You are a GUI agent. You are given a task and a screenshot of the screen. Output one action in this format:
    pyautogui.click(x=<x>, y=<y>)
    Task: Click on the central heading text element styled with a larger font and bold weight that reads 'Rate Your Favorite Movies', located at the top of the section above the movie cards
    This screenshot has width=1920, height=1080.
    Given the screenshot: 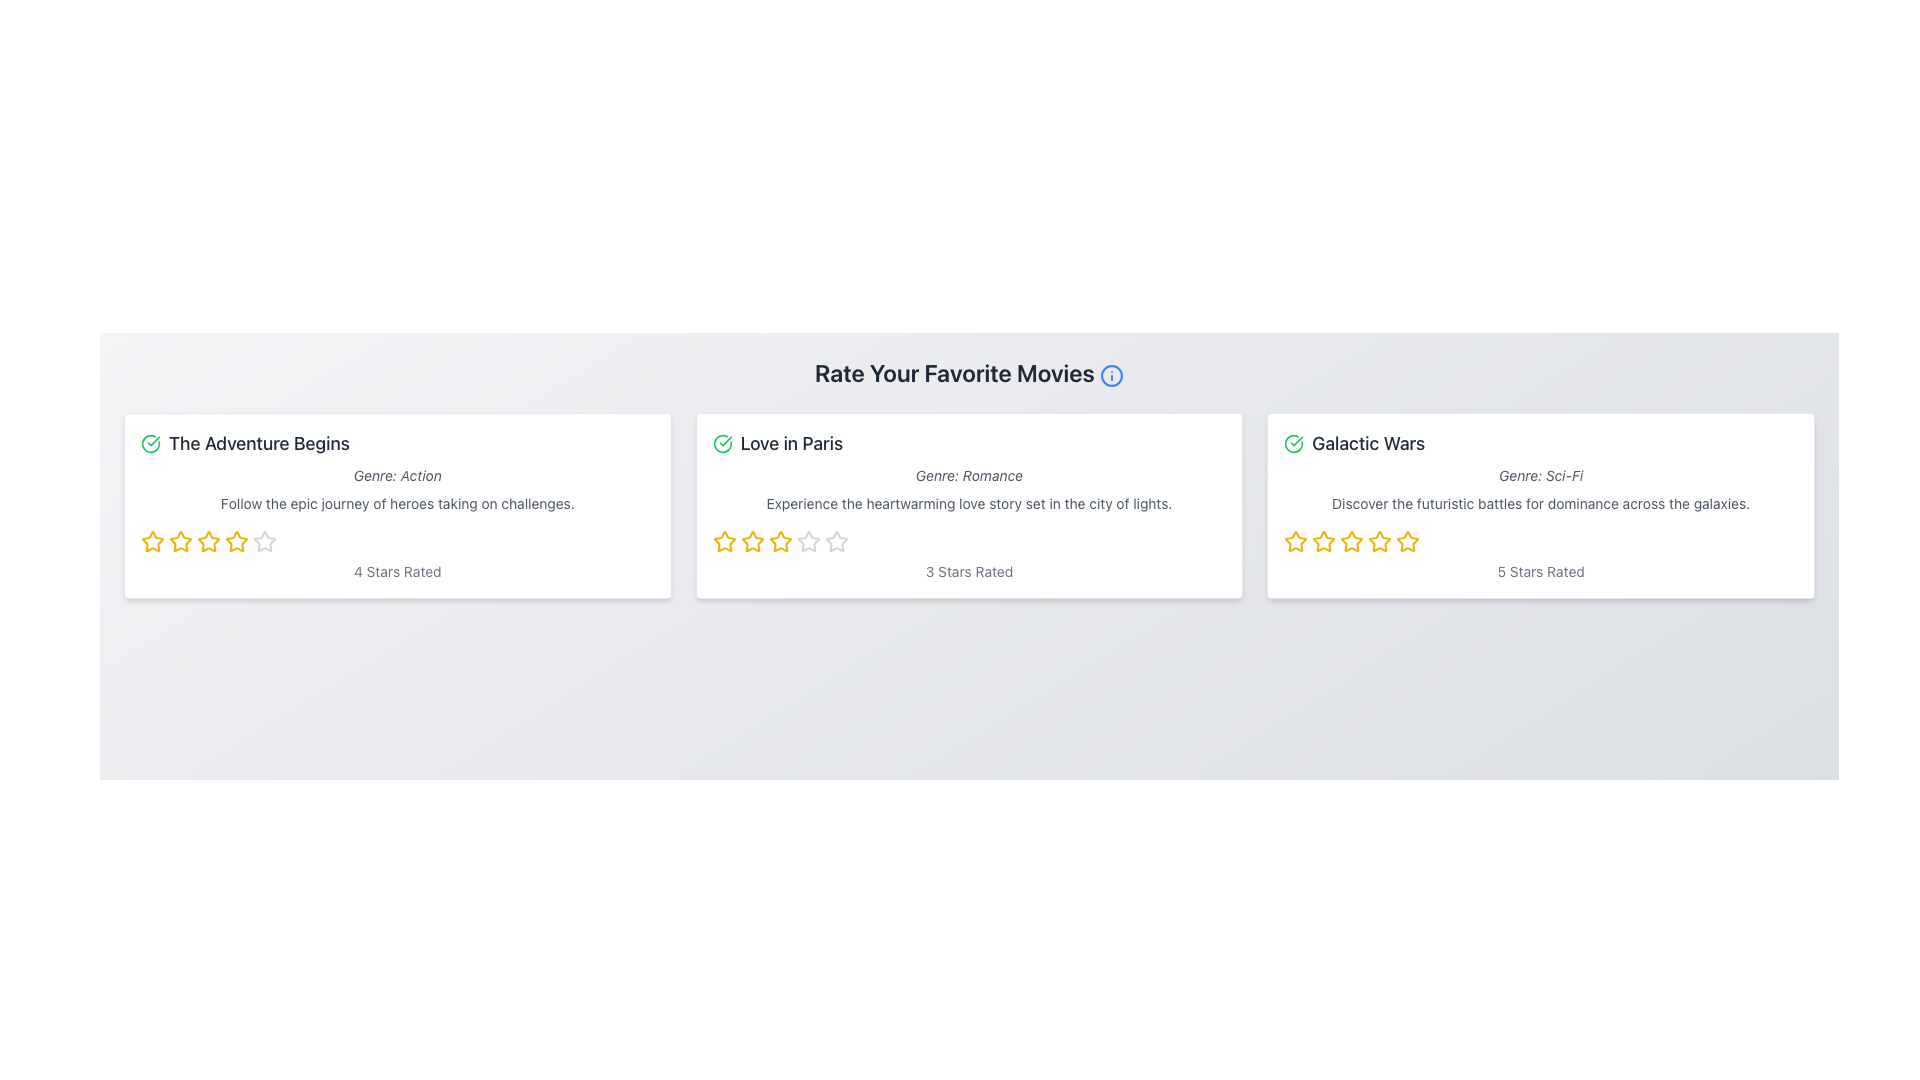 What is the action you would take?
    pyautogui.click(x=969, y=373)
    